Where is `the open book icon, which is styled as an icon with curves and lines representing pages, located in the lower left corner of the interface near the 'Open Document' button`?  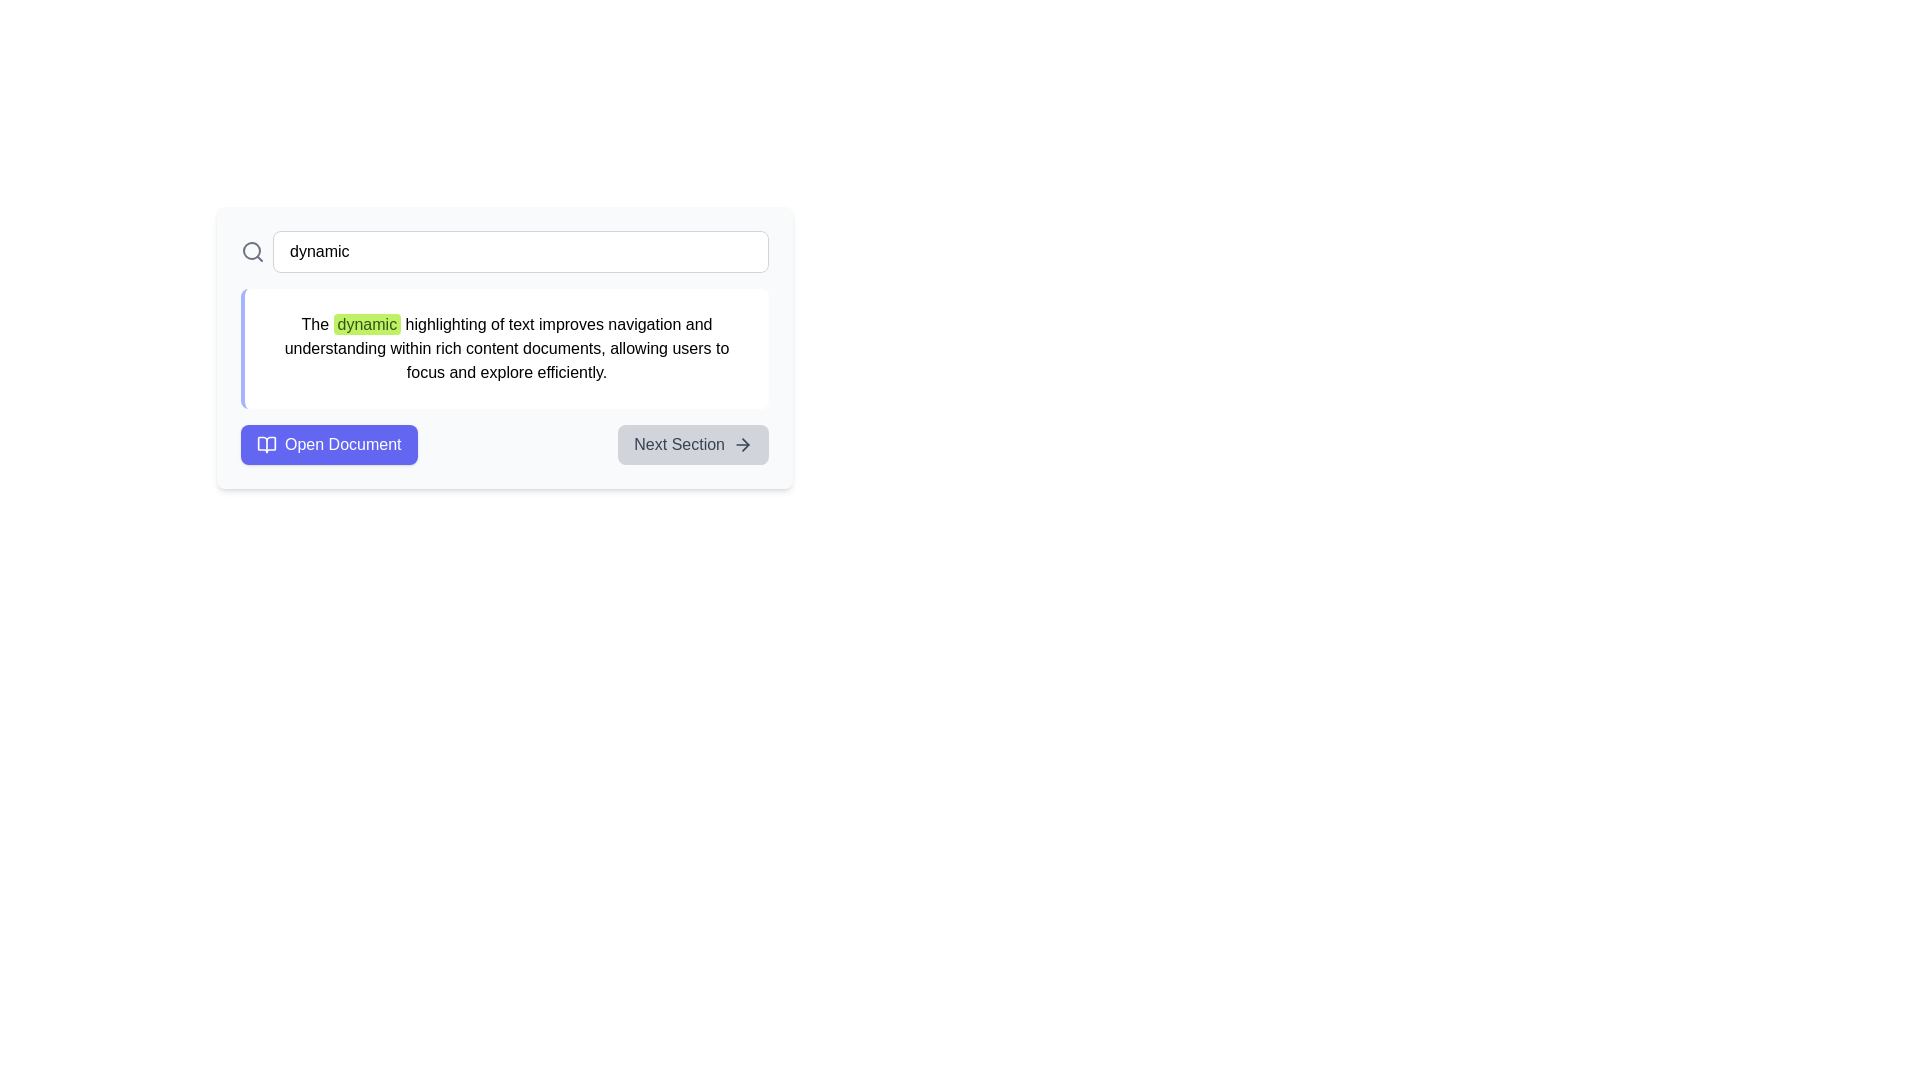 the open book icon, which is styled as an icon with curves and lines representing pages, located in the lower left corner of the interface near the 'Open Document' button is located at coordinates (266, 443).